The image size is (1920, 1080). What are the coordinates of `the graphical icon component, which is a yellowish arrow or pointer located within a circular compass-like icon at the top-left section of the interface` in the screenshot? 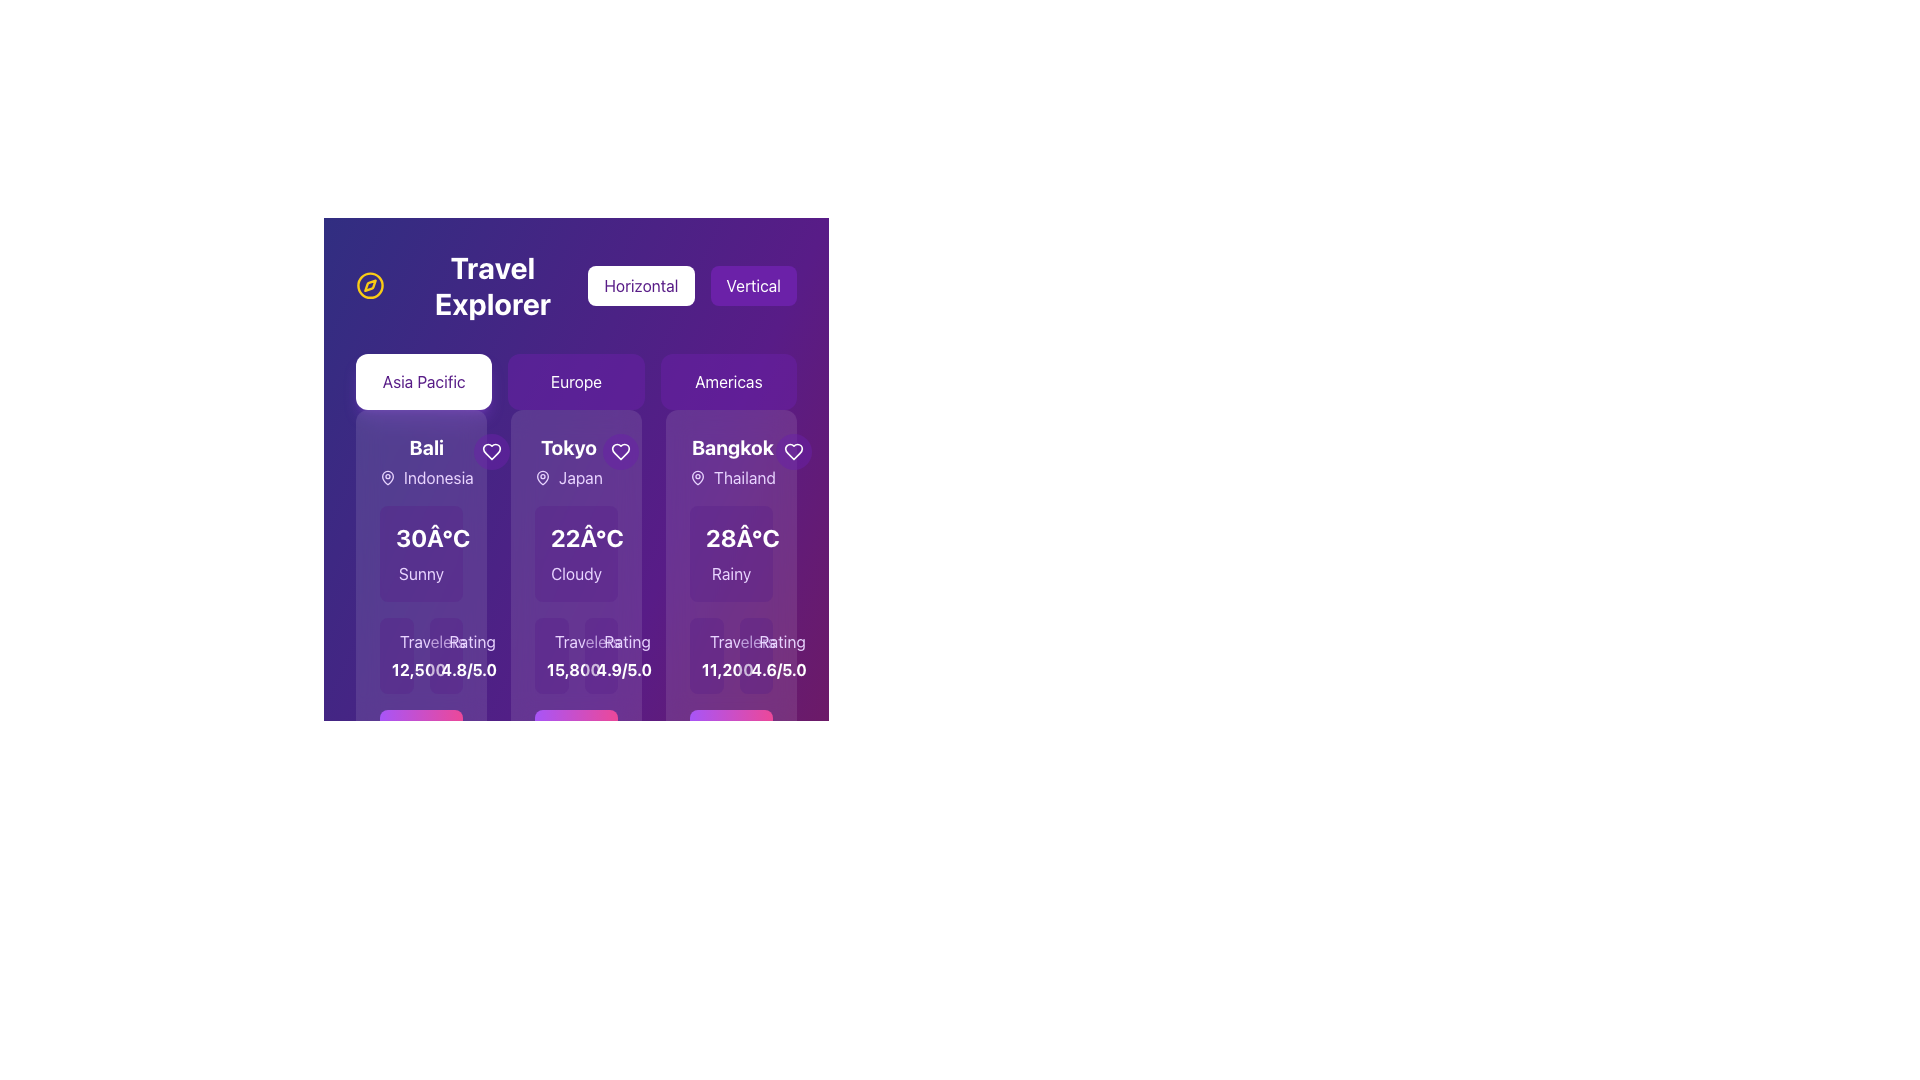 It's located at (370, 285).